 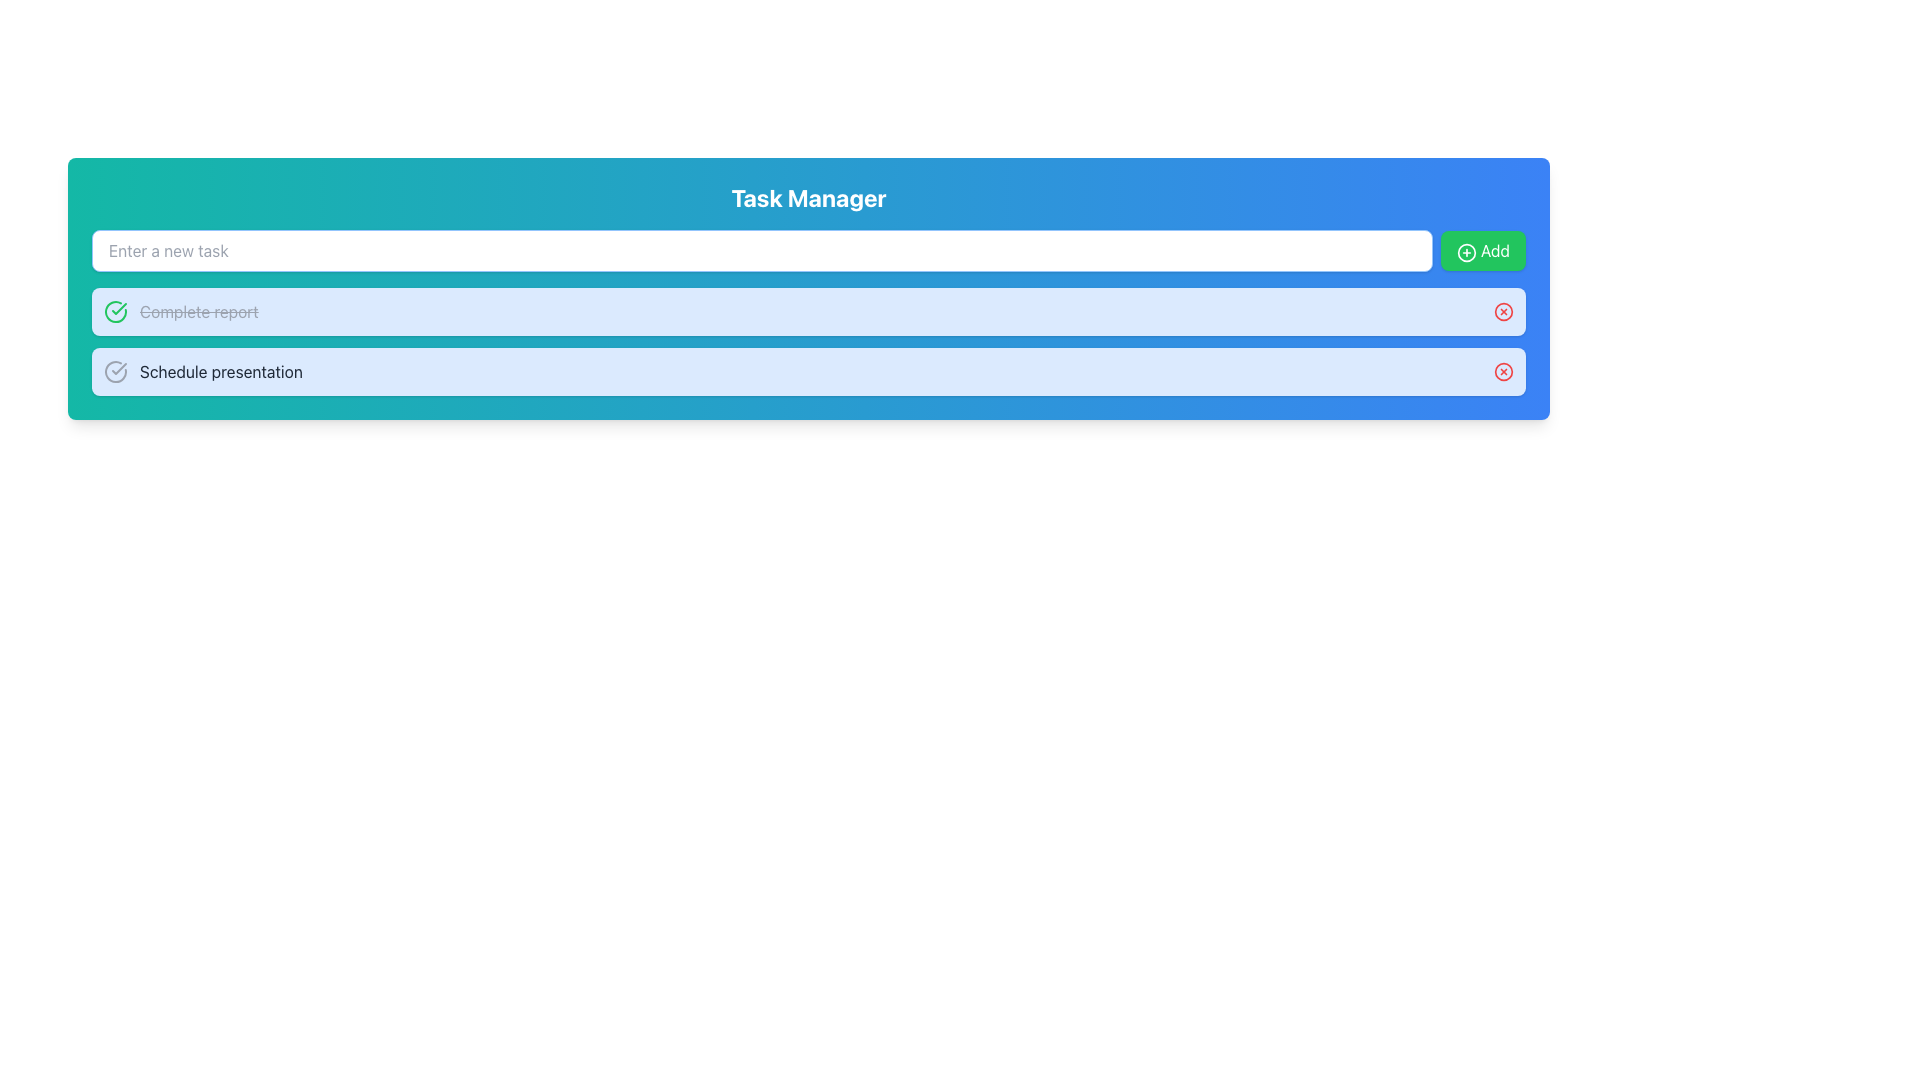 I want to click on the plus icon inside the 'Add' button with a green background, so click(x=1466, y=251).